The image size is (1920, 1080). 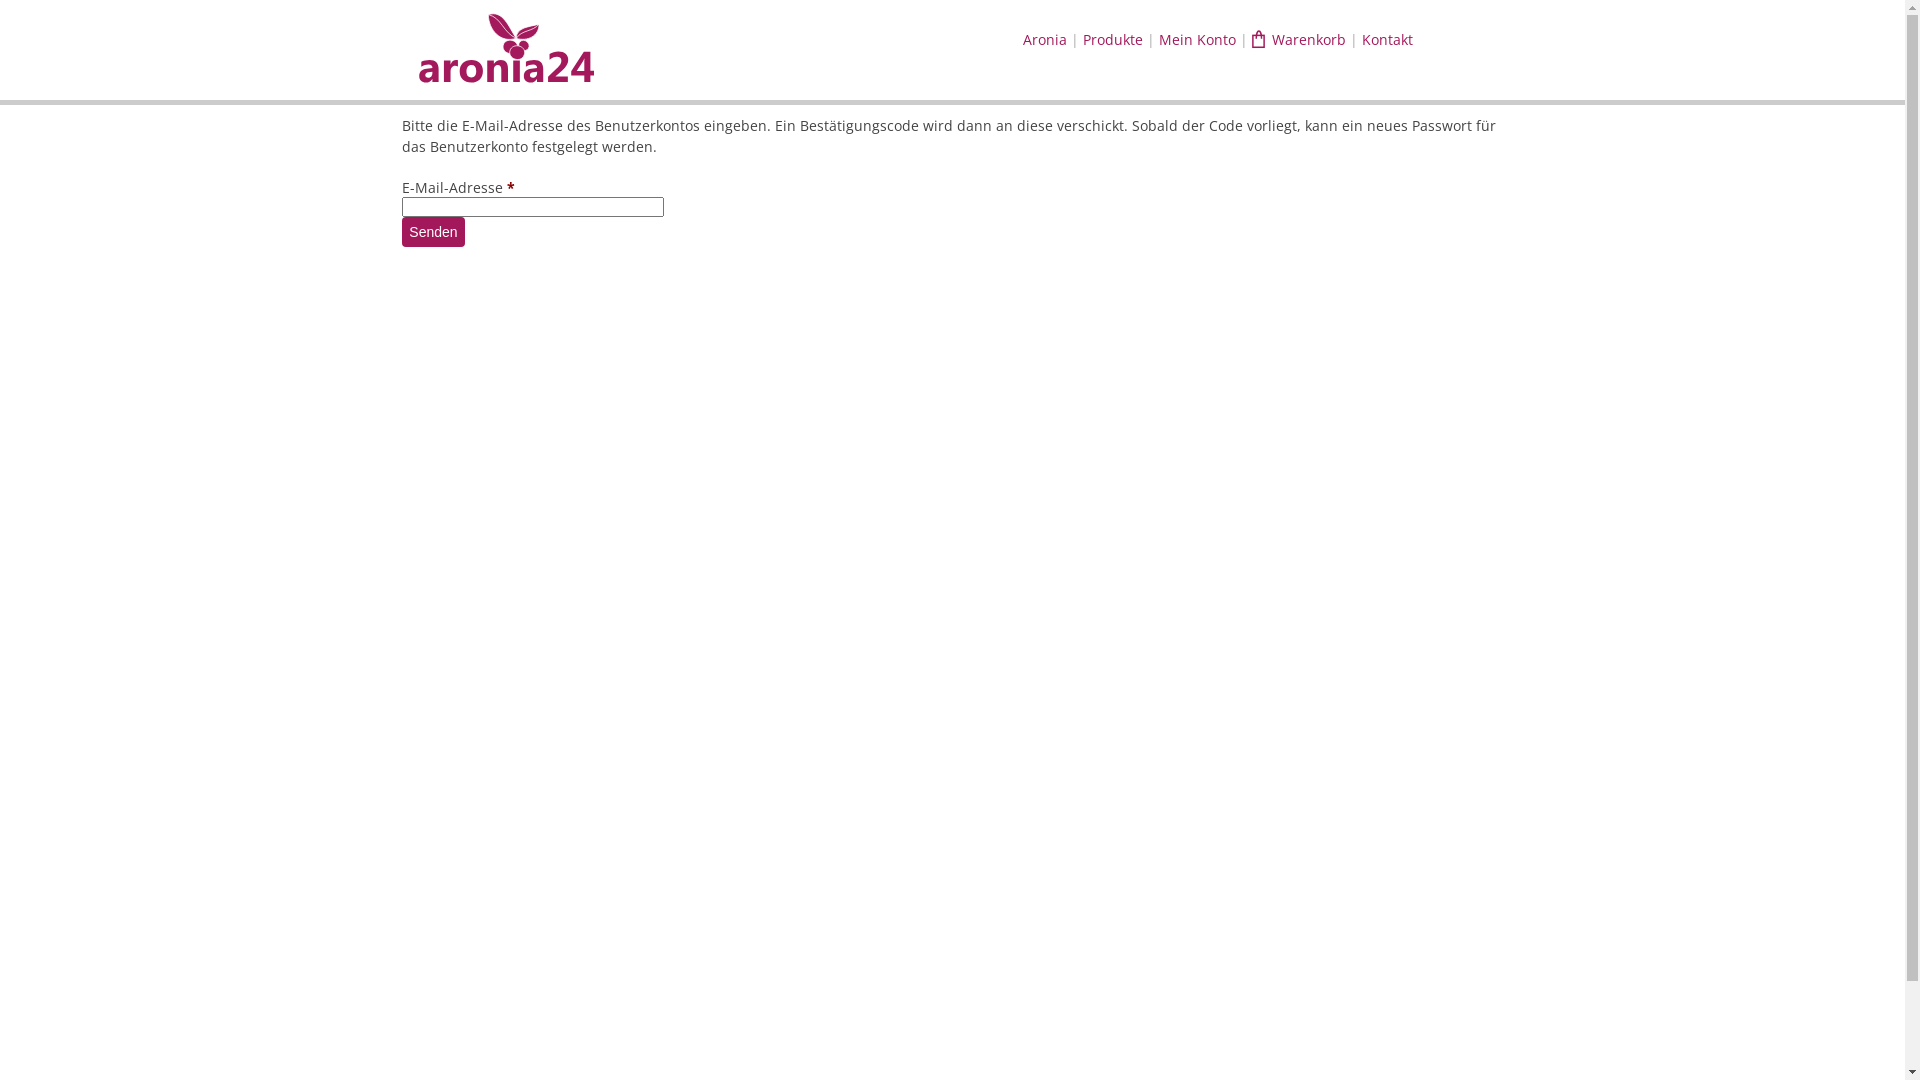 I want to click on 'Warenkorb', so click(x=1299, y=39).